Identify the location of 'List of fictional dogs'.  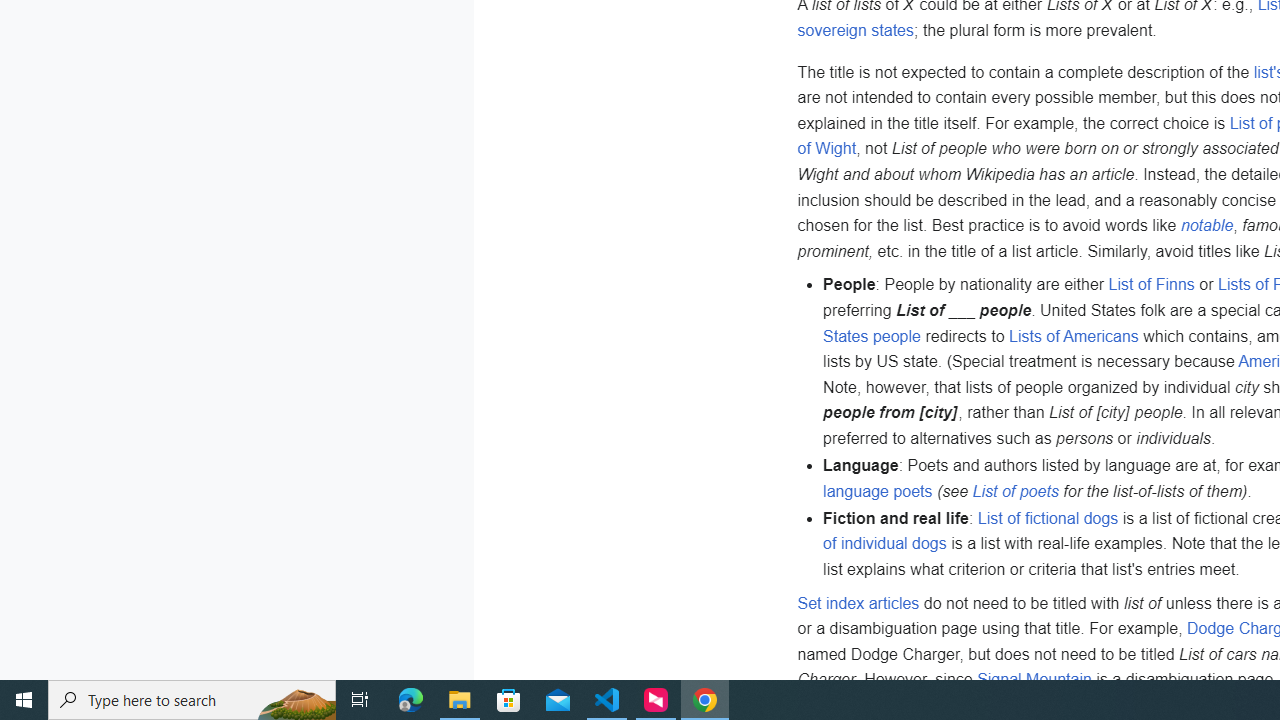
(1046, 517).